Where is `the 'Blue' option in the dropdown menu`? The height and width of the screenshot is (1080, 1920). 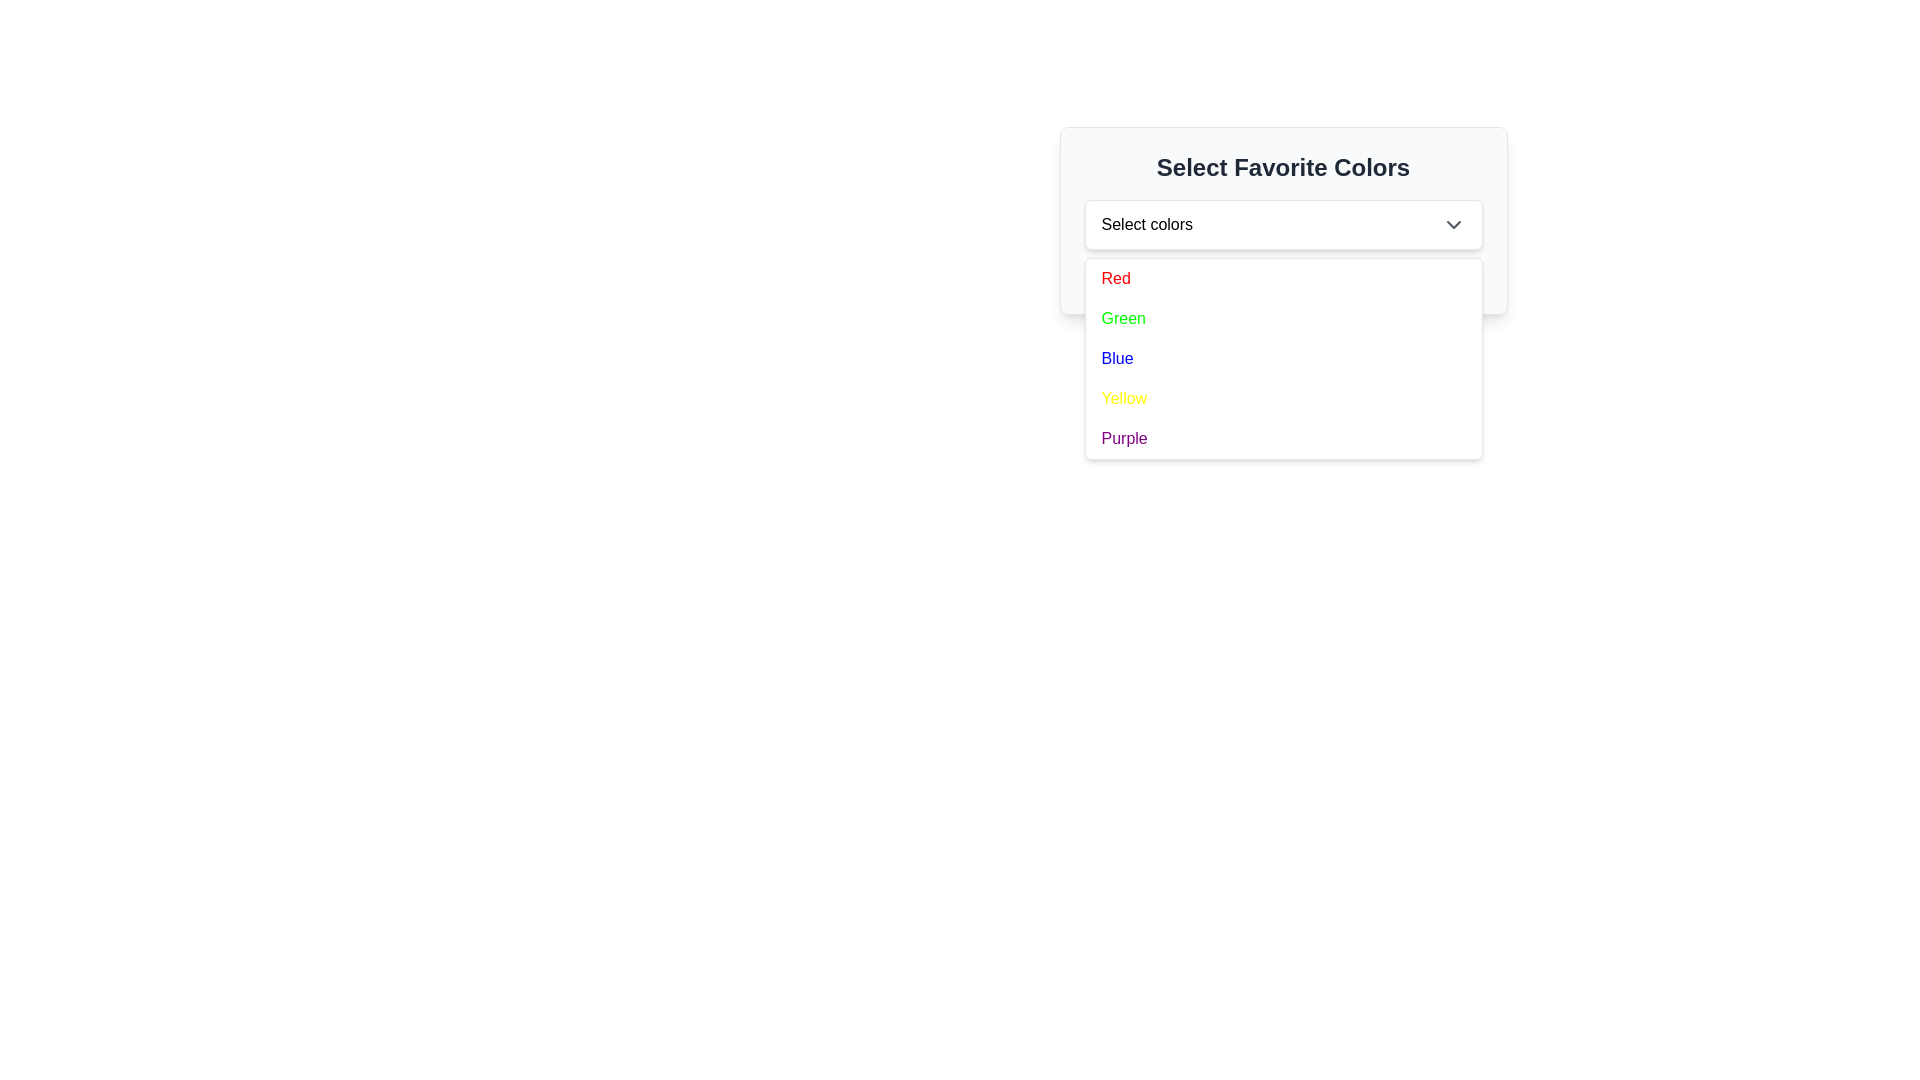 the 'Blue' option in the dropdown menu is located at coordinates (1283, 357).